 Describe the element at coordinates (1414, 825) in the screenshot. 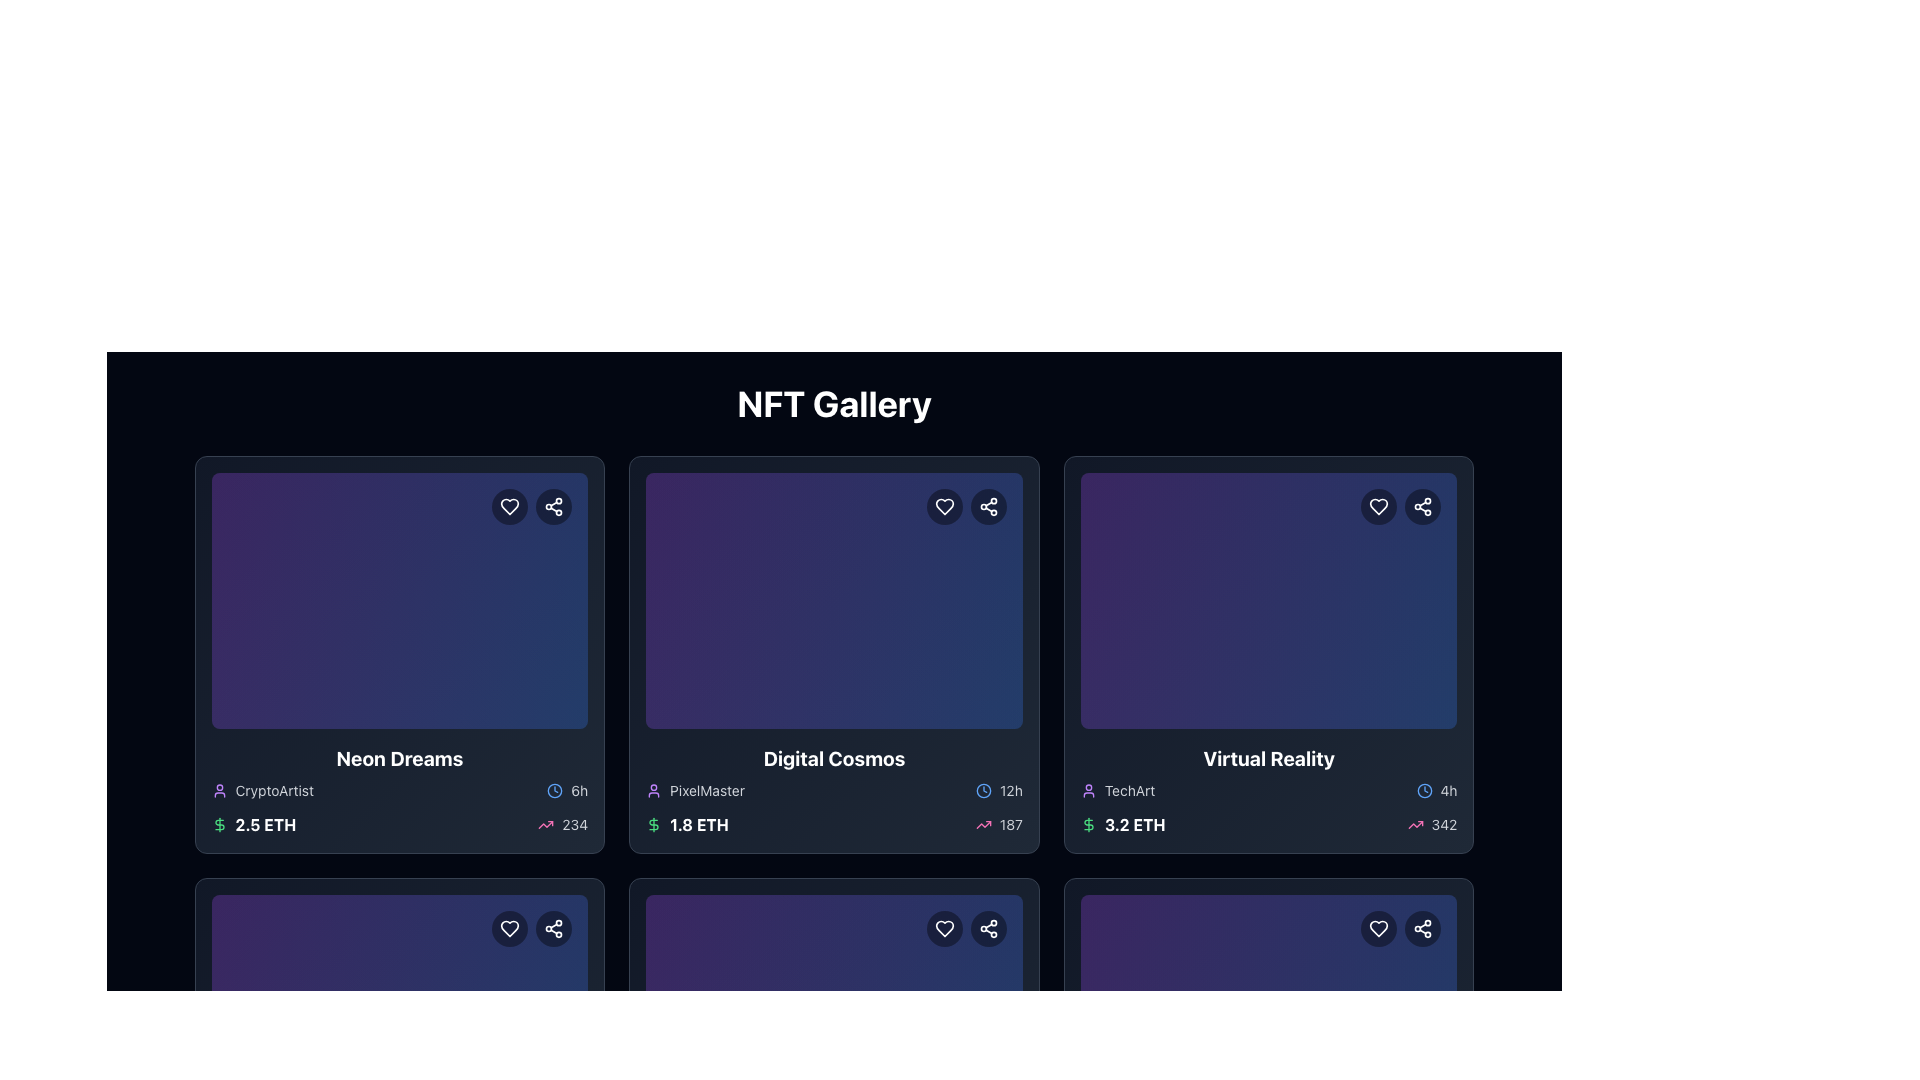

I see `the pink upward trending arrow icon located in the third card of the top row, adjacent to the numeric indicator '342'` at that location.